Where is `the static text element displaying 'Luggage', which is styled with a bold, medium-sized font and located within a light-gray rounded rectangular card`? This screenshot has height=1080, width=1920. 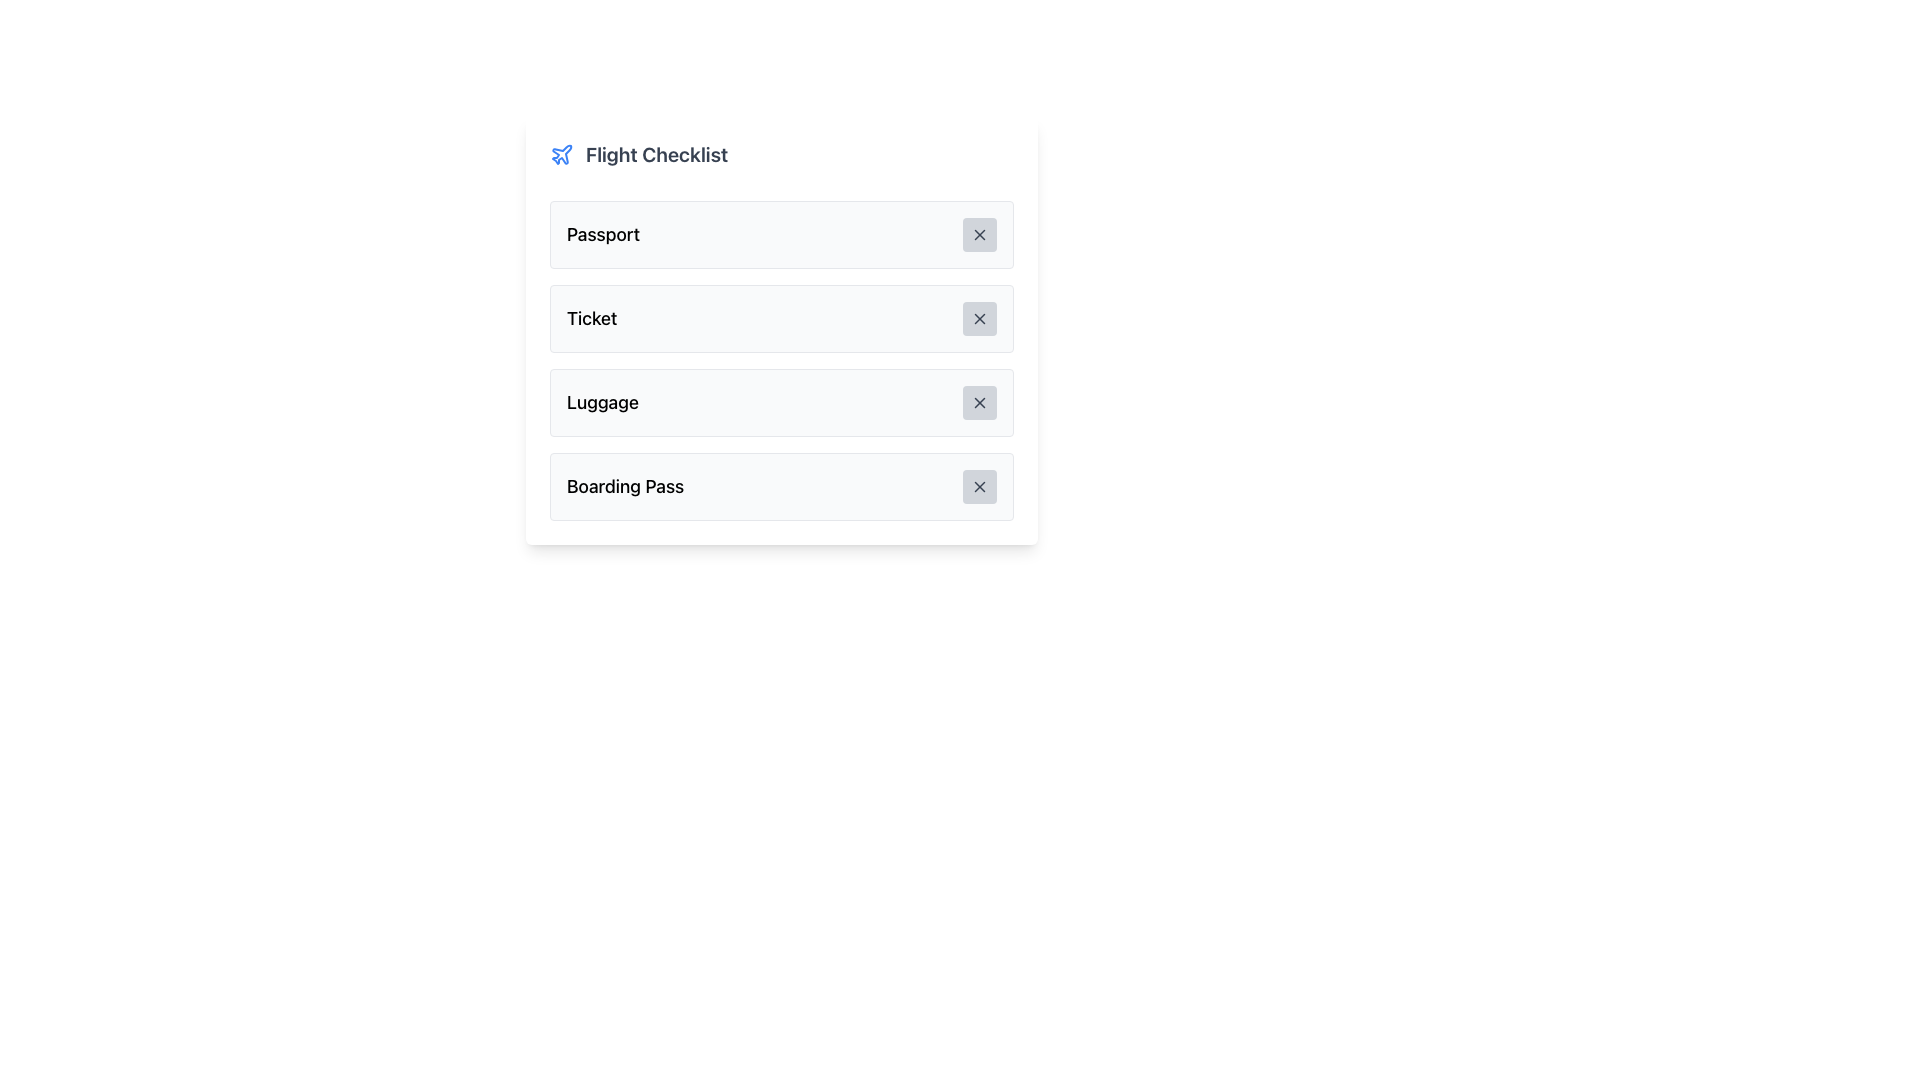
the static text element displaying 'Luggage', which is styled with a bold, medium-sized font and located within a light-gray rounded rectangular card is located at coordinates (601, 402).